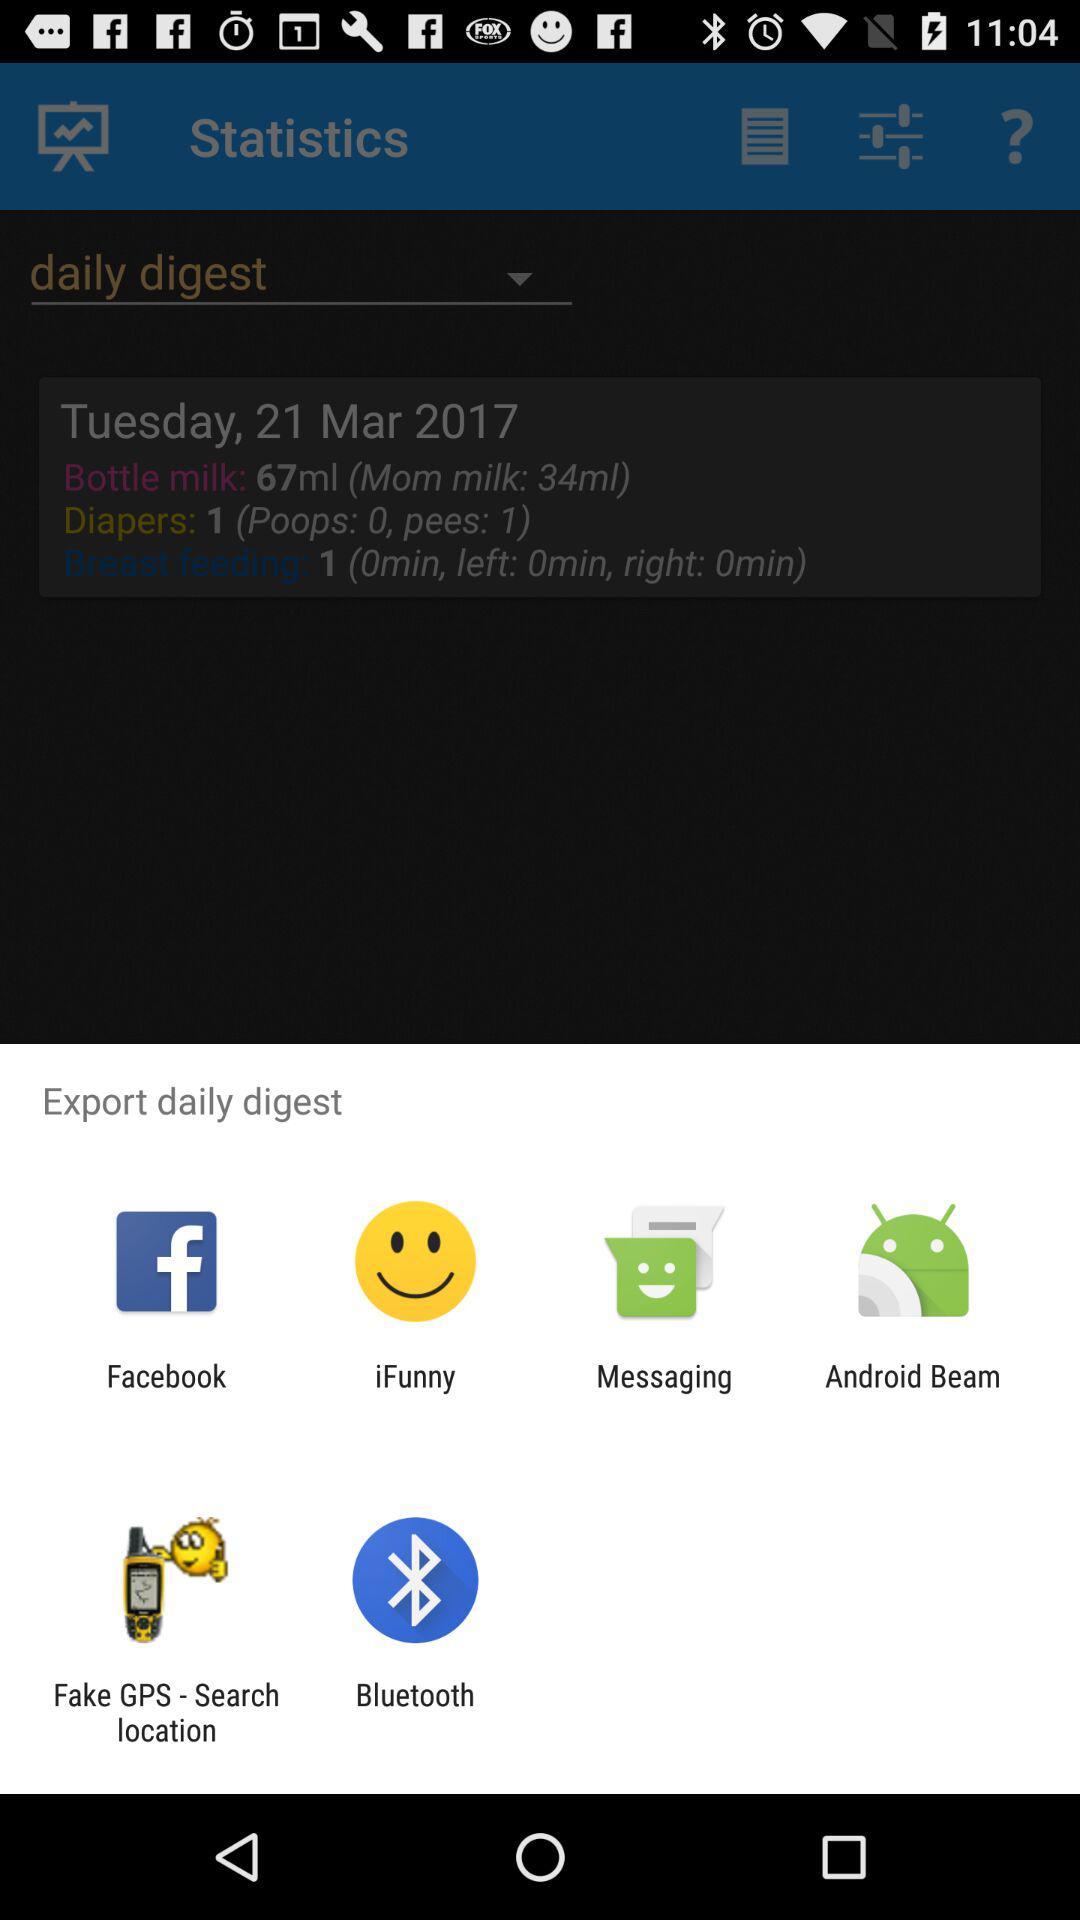 This screenshot has height=1920, width=1080. I want to click on icon next to the messaging item, so click(913, 1392).